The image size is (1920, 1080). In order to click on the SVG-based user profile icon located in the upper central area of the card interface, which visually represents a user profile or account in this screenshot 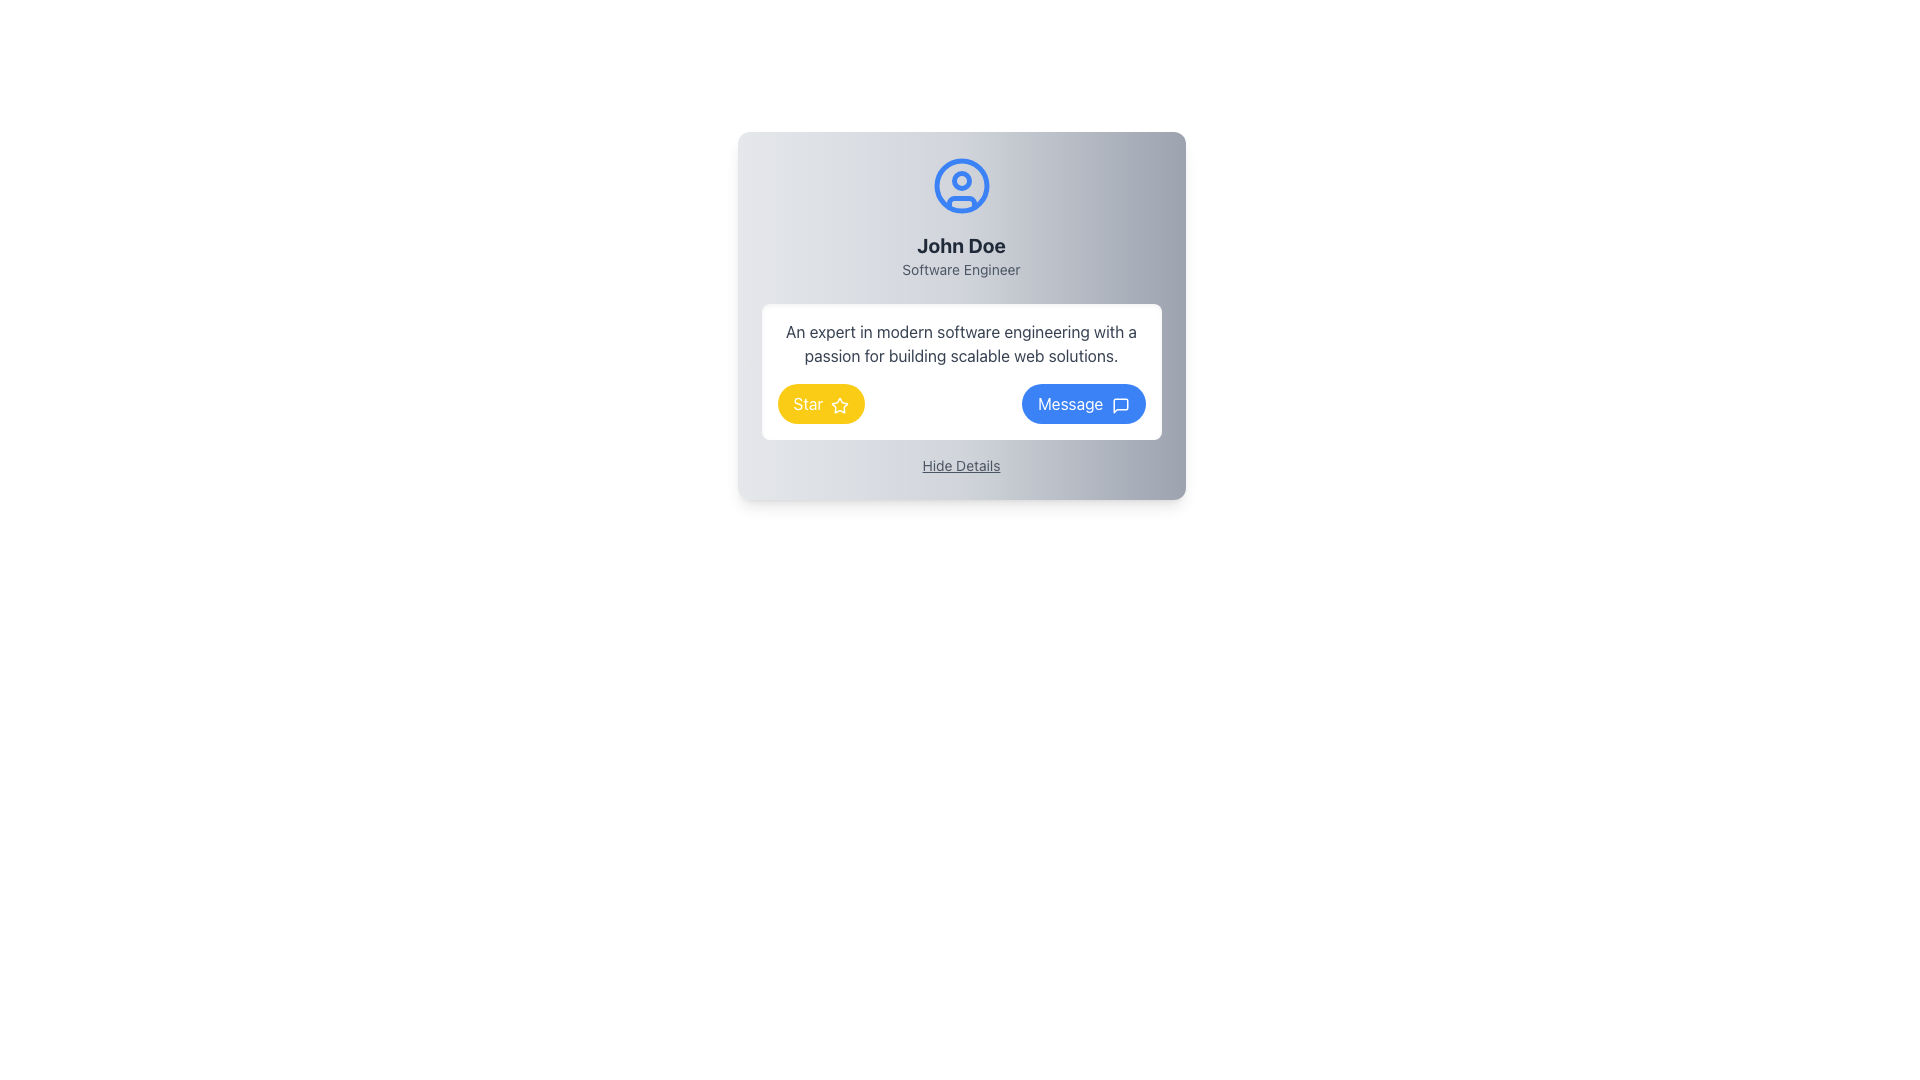, I will do `click(961, 185)`.